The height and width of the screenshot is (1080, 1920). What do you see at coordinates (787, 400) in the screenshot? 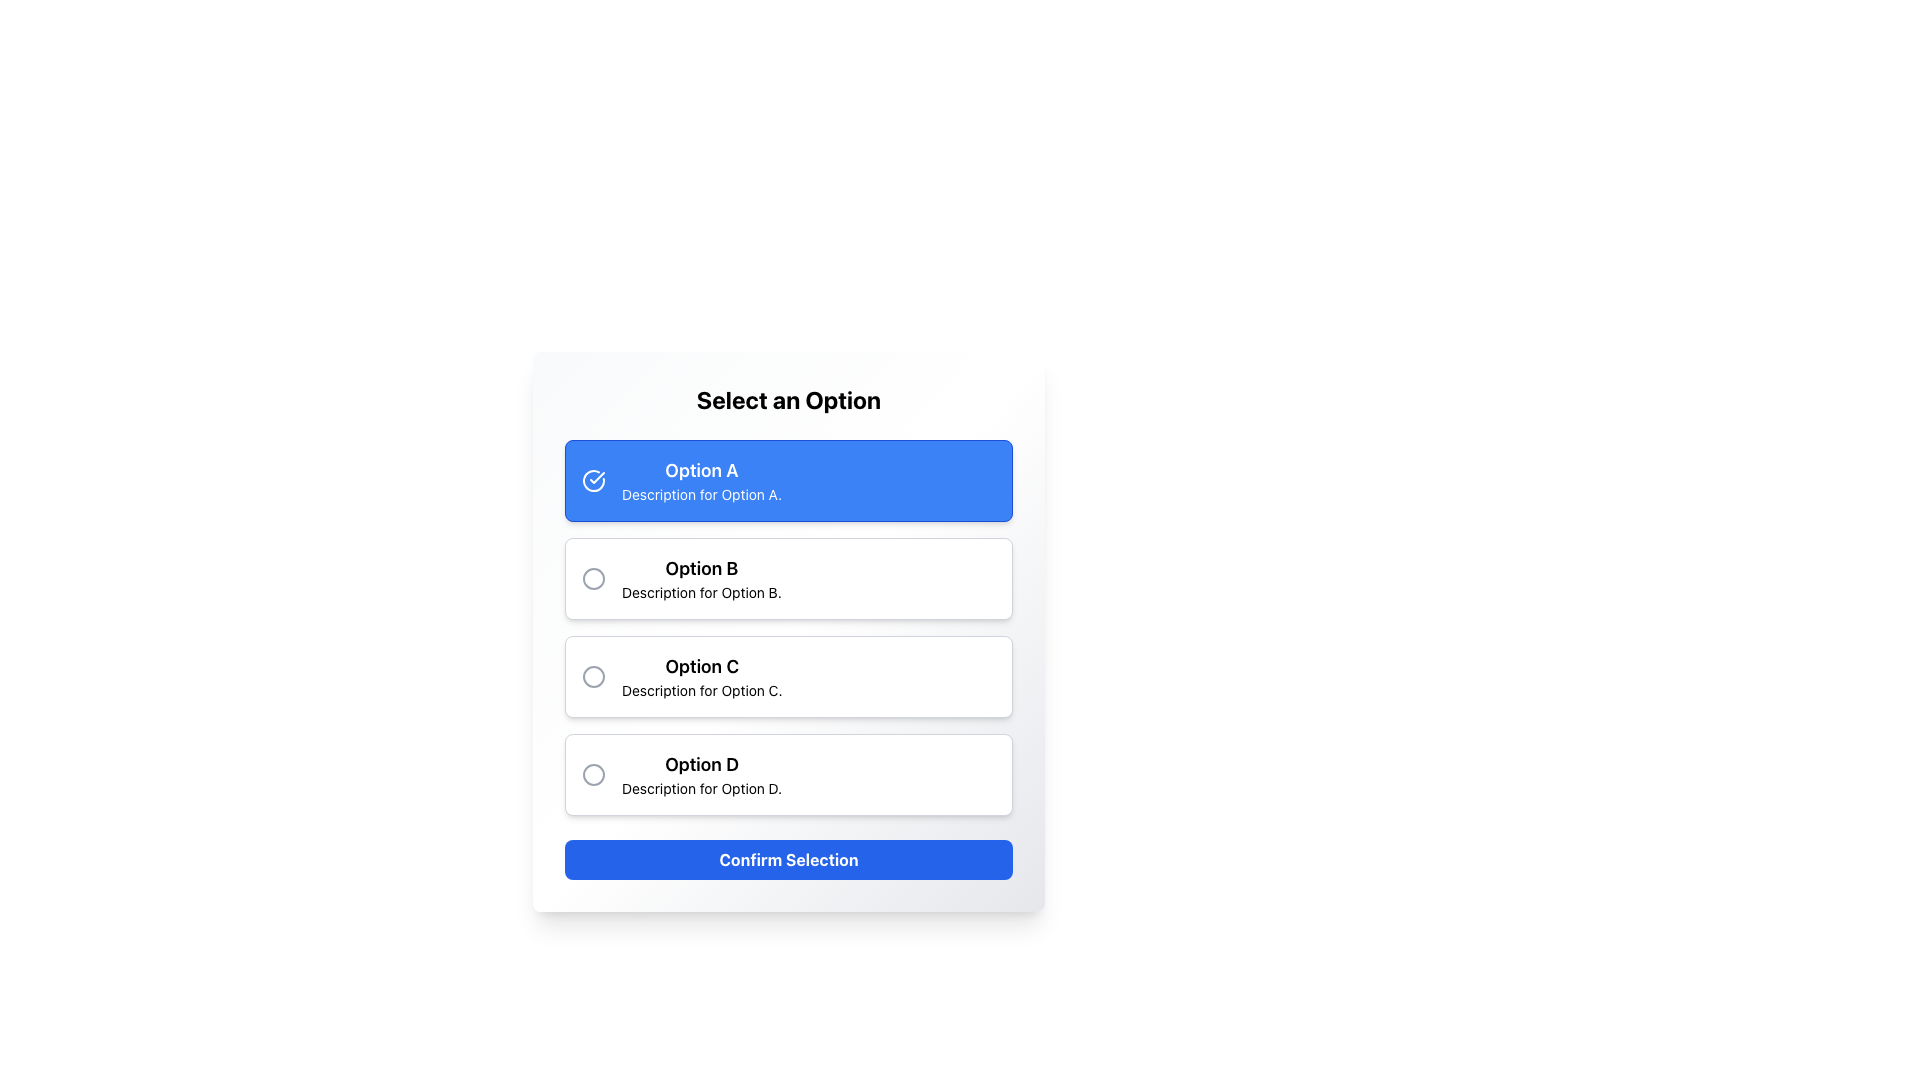
I see `bold centered title 'Select an Option' located at the top of the section` at bounding box center [787, 400].